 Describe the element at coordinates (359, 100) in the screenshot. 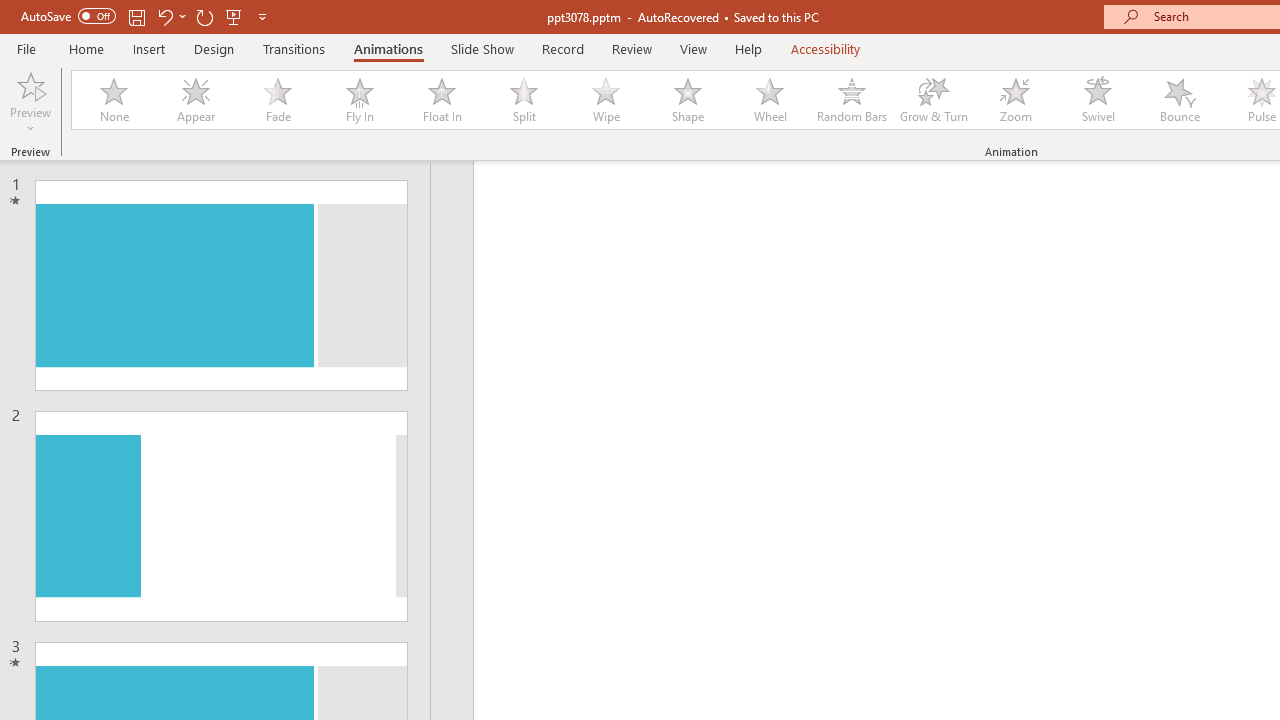

I see `'Fly In'` at that location.